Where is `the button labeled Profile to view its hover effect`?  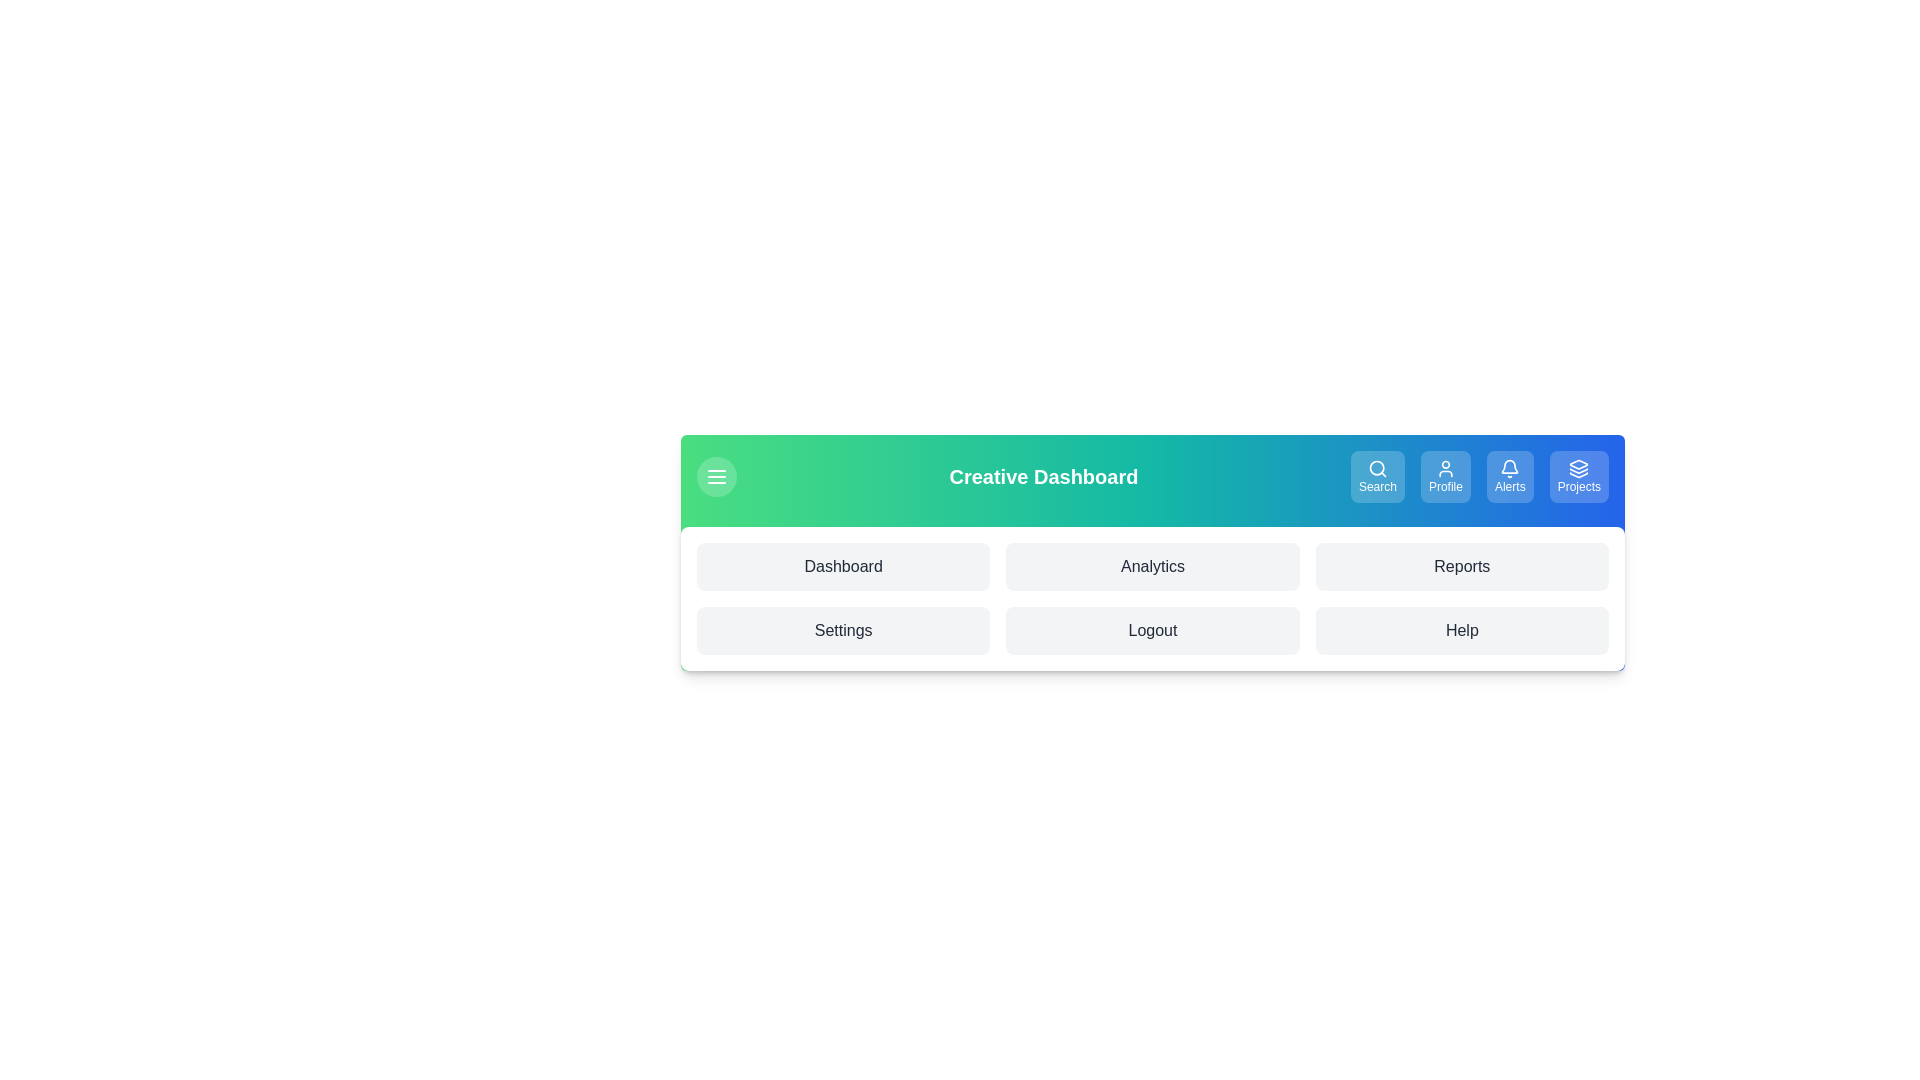 the button labeled Profile to view its hover effect is located at coordinates (1445, 477).